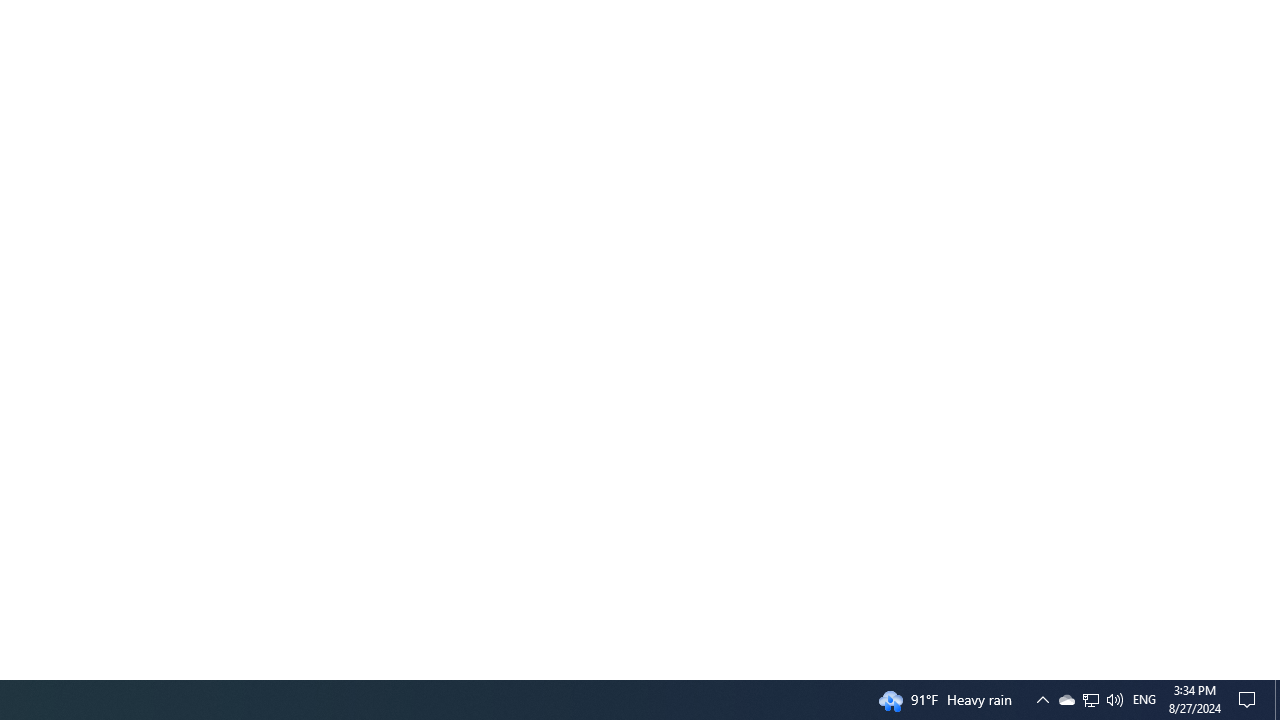 The height and width of the screenshot is (720, 1280). I want to click on 'Show desktop', so click(1276, 698).